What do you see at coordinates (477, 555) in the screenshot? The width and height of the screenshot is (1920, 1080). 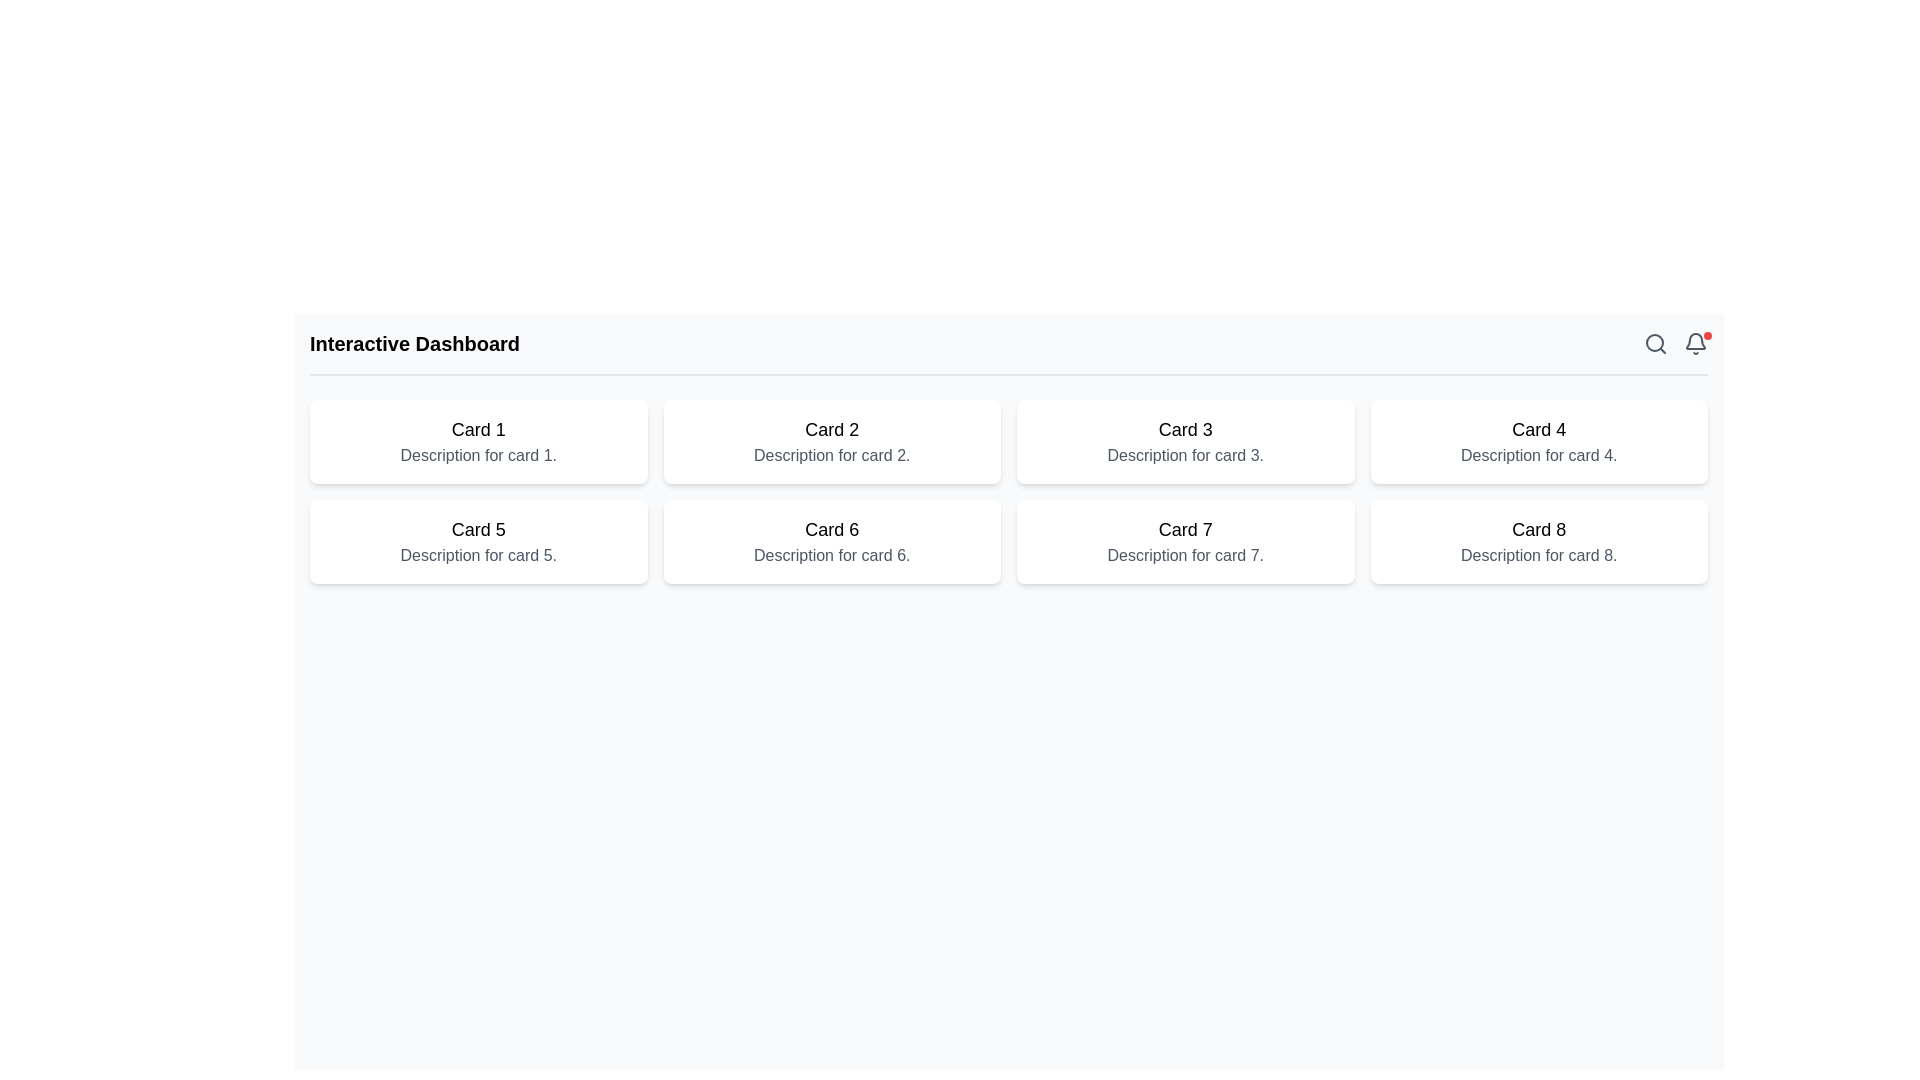 I see `descriptive text located beneath the main title text of the 'Card 5' card, which is in the second row and first column of the card grid` at bounding box center [477, 555].